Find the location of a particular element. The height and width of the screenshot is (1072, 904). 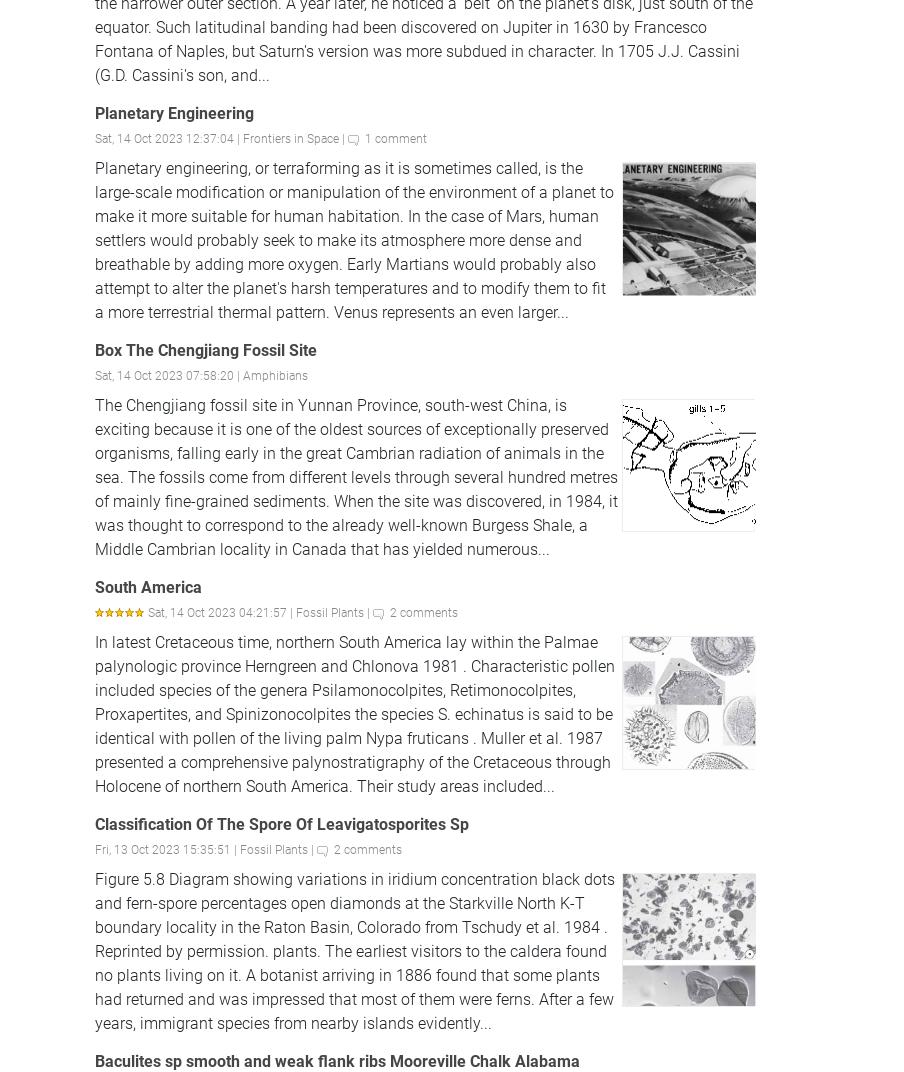

'Frontiers in Space' is located at coordinates (290, 136).